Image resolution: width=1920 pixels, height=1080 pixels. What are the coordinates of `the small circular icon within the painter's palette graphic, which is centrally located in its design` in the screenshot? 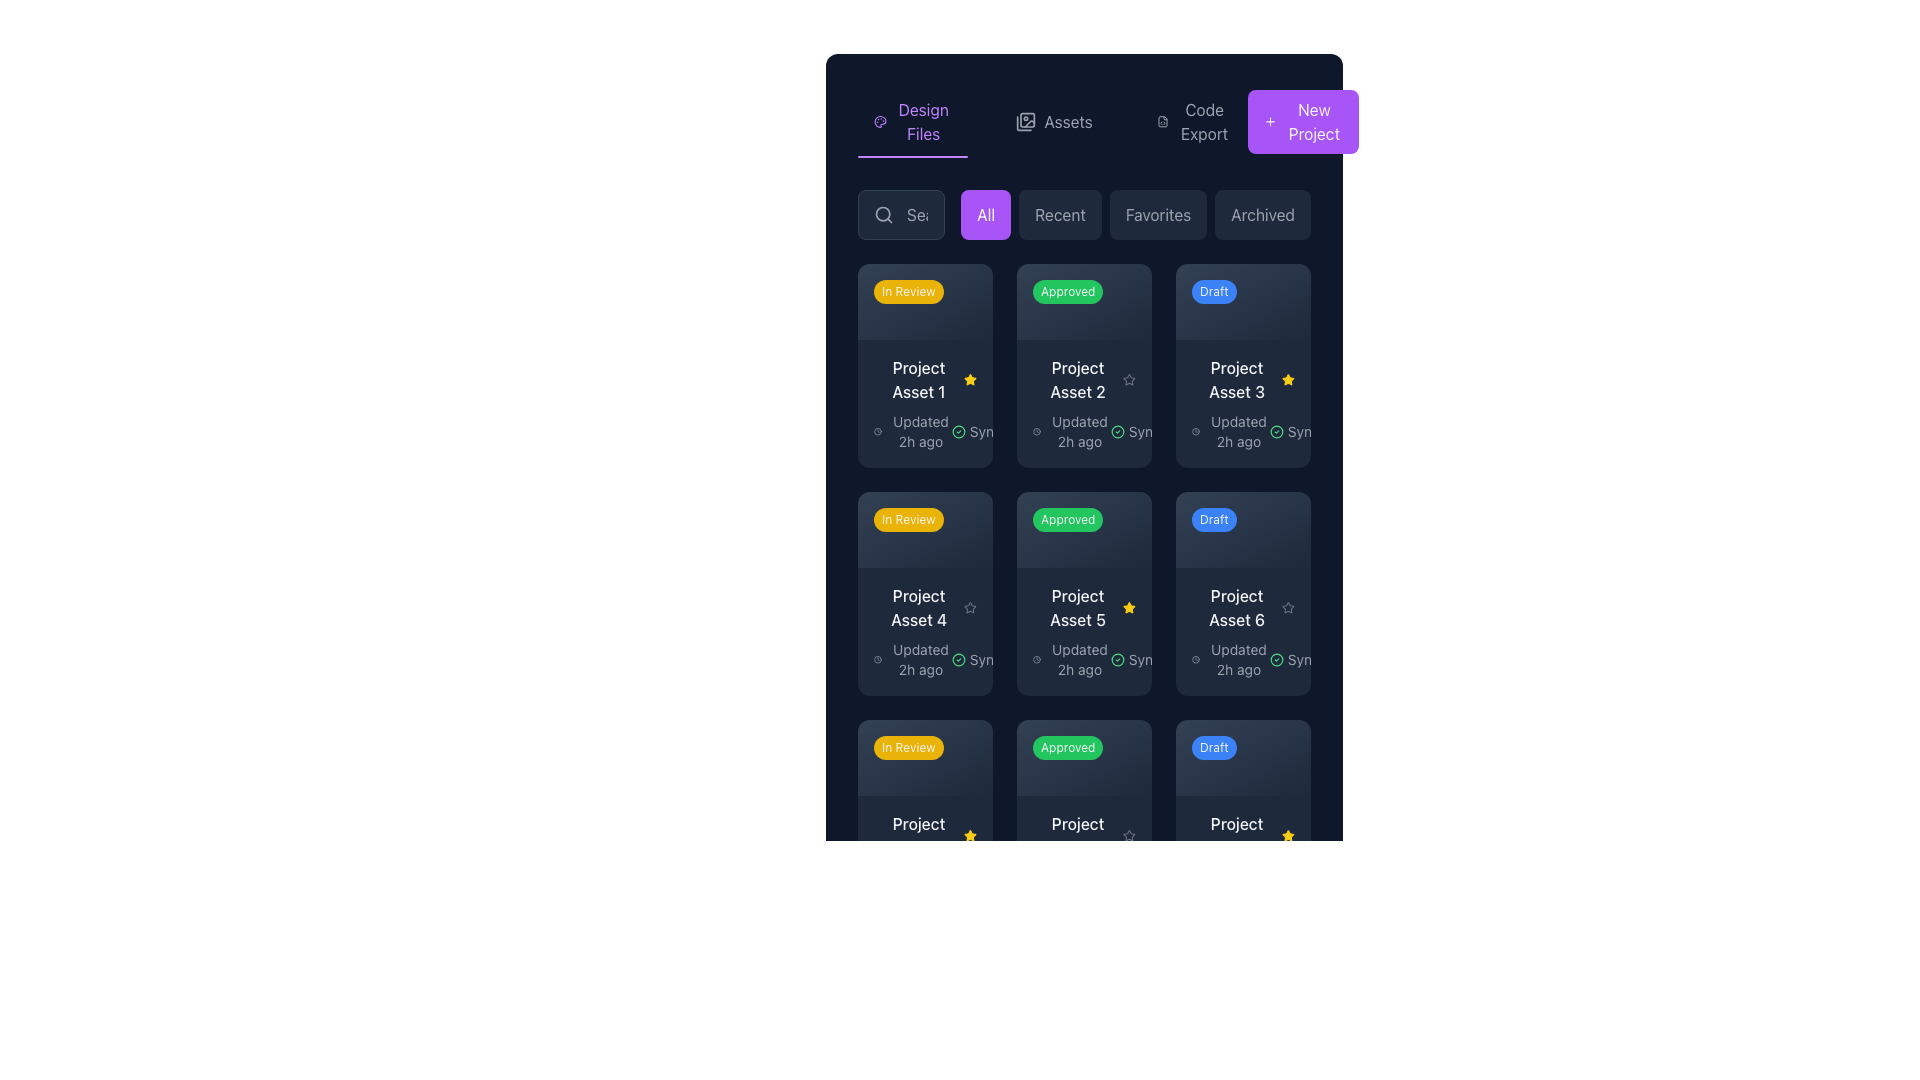 It's located at (880, 122).